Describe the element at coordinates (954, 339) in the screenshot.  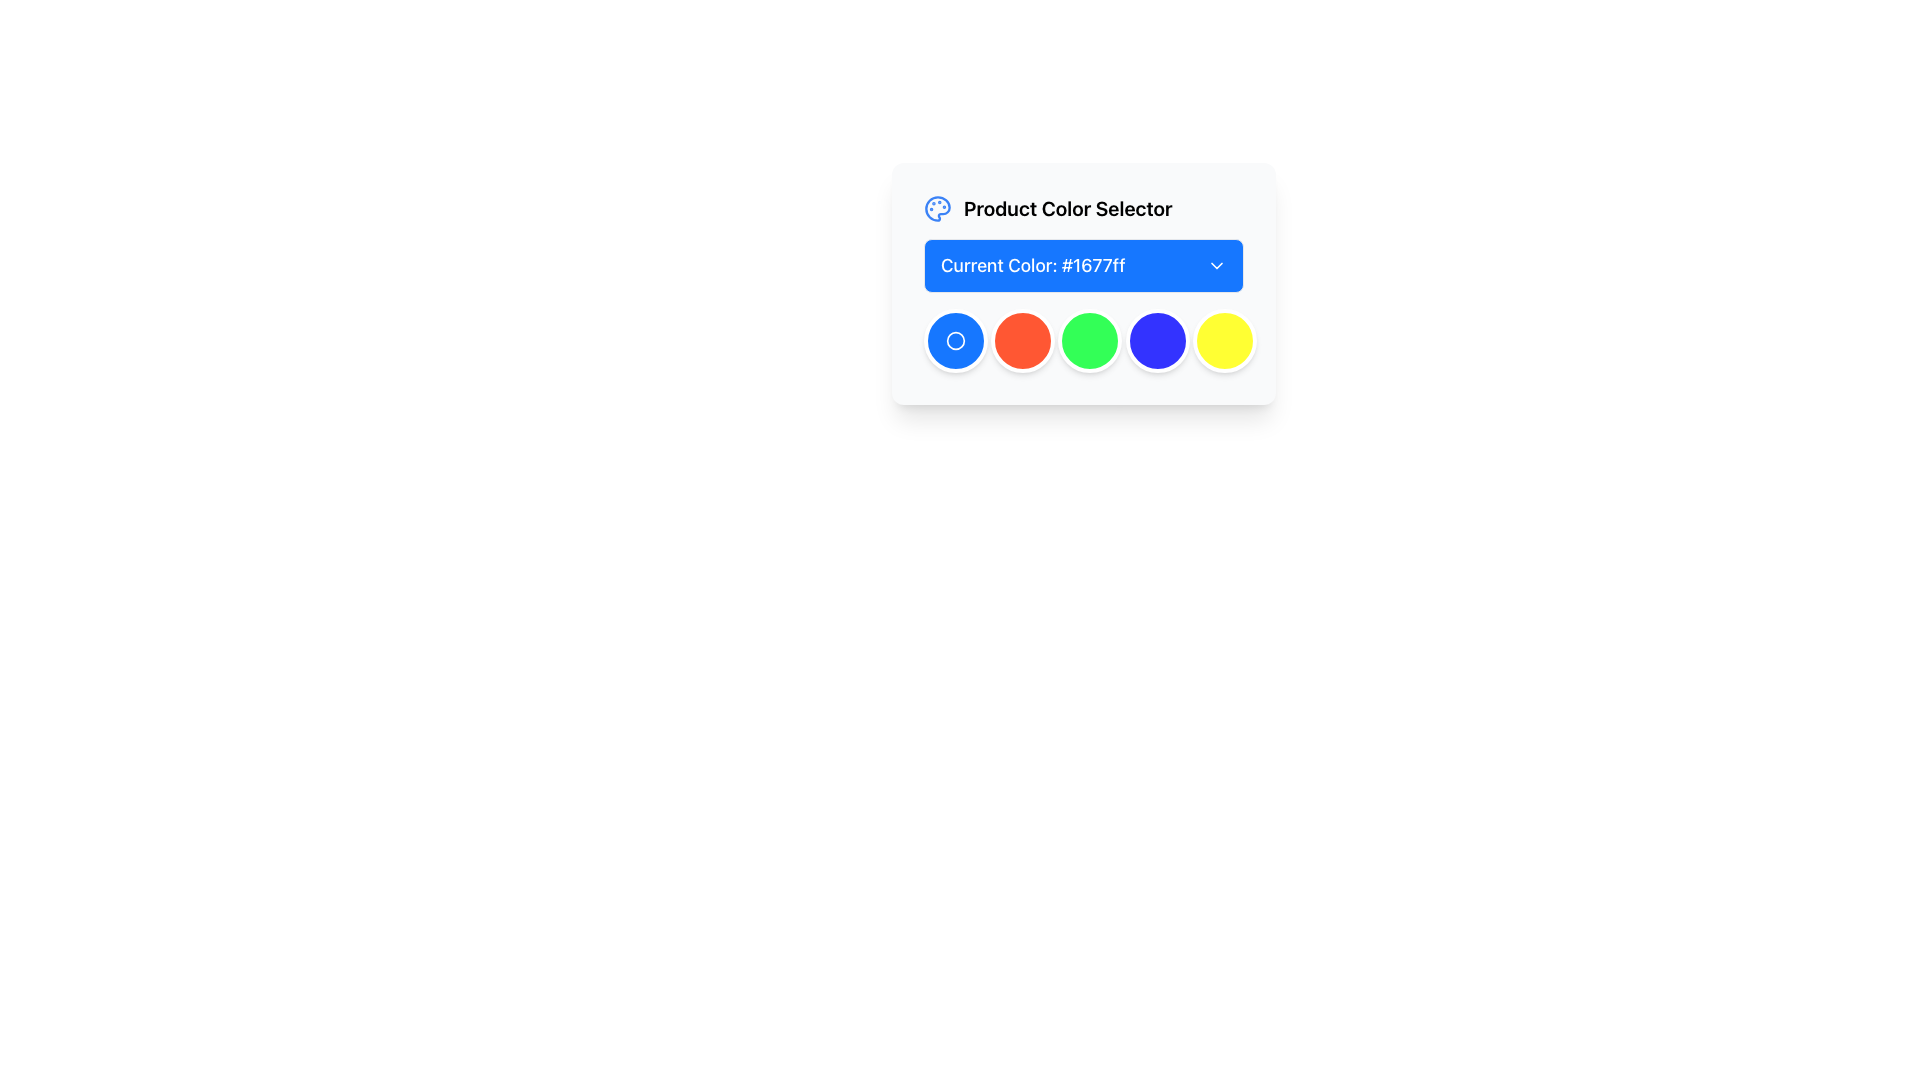
I see `the first circular color indicator with a blue fill and white stroke located beneath the 'Product Color Selector' header` at that location.